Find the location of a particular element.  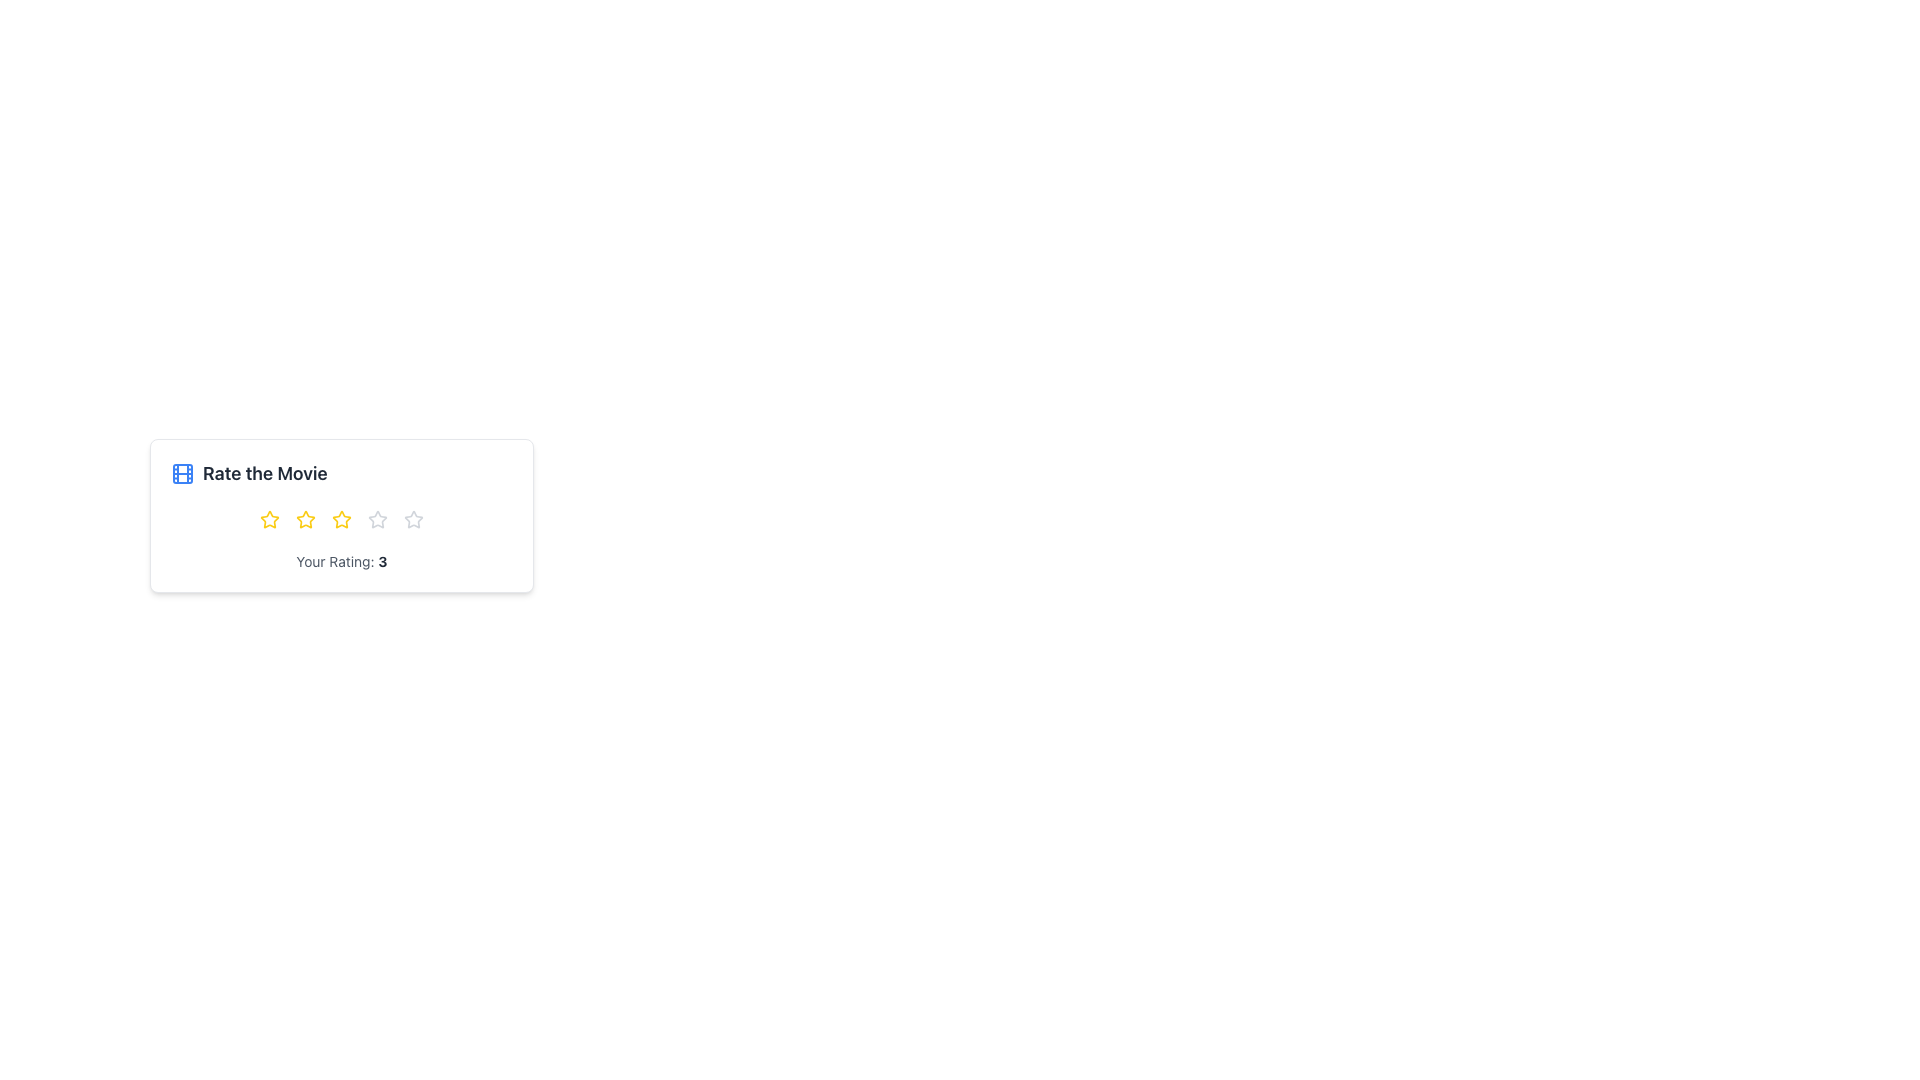

the informative text label displaying 'Your Rating: 3', which is located at the bottom-center of the card titled 'Rate the Movie' is located at coordinates (341, 562).